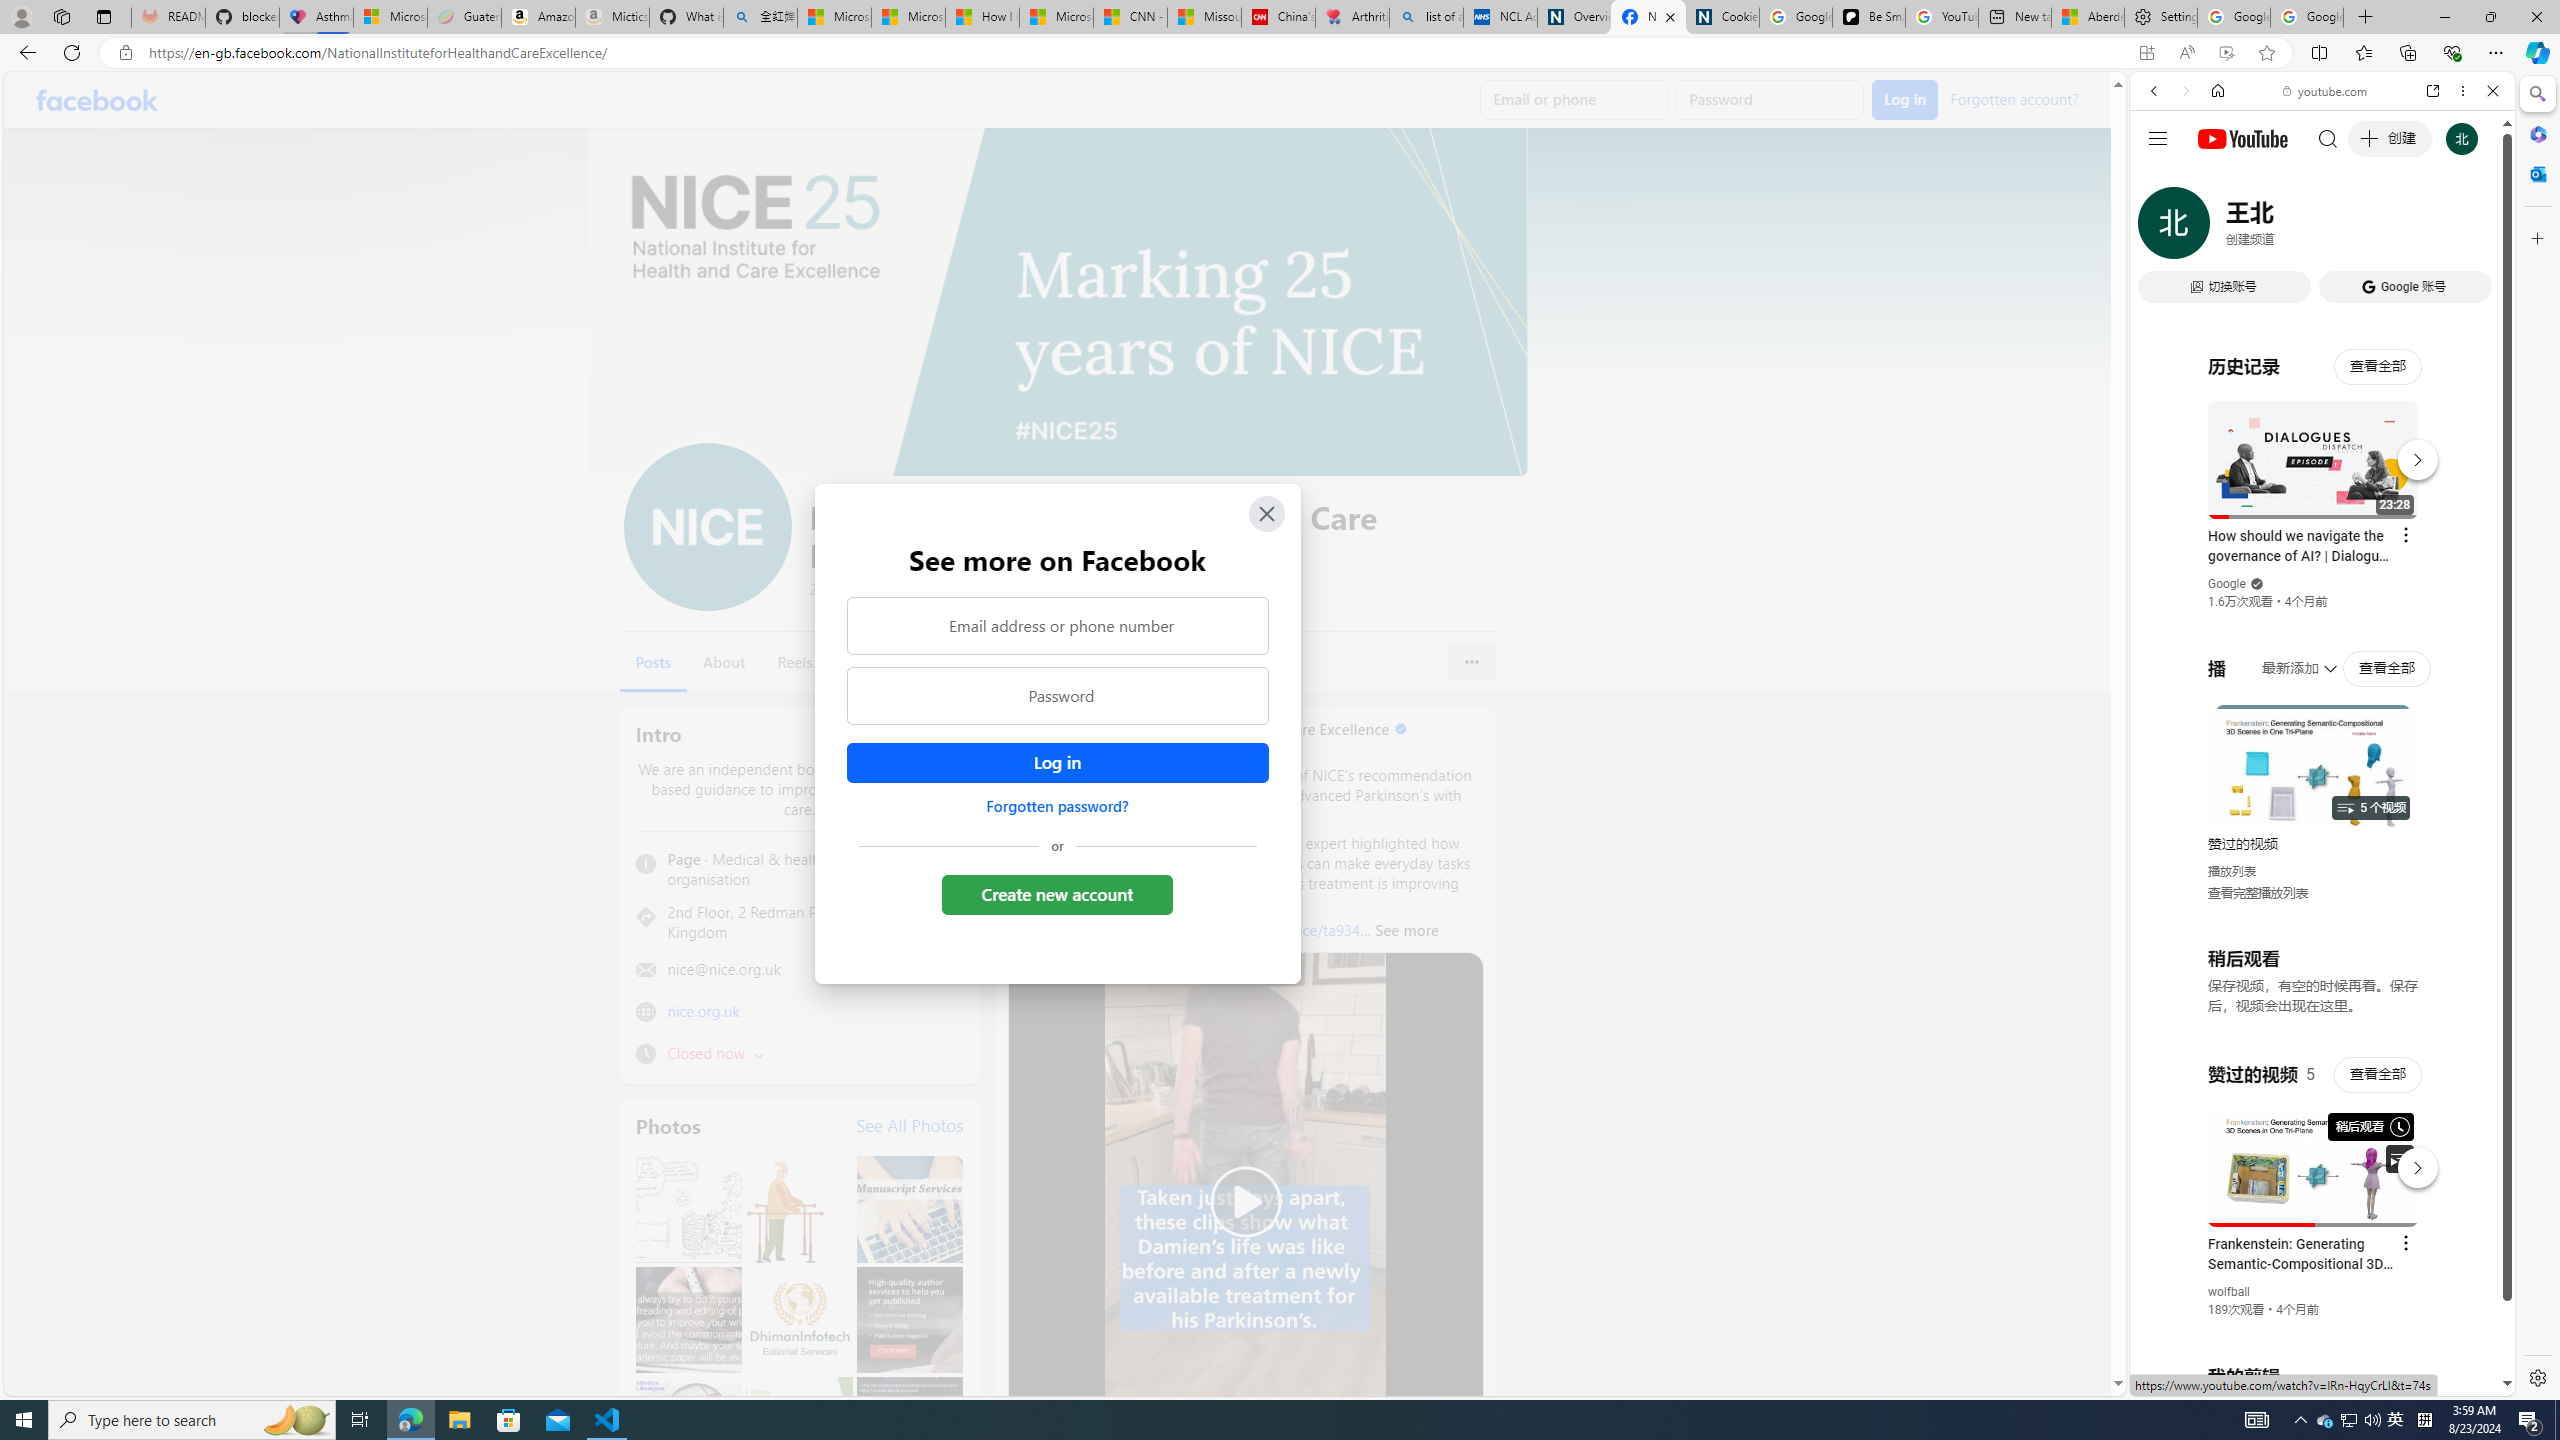 The image size is (2560, 1440). Describe the element at coordinates (97, 99) in the screenshot. I see `'Facebook'` at that location.